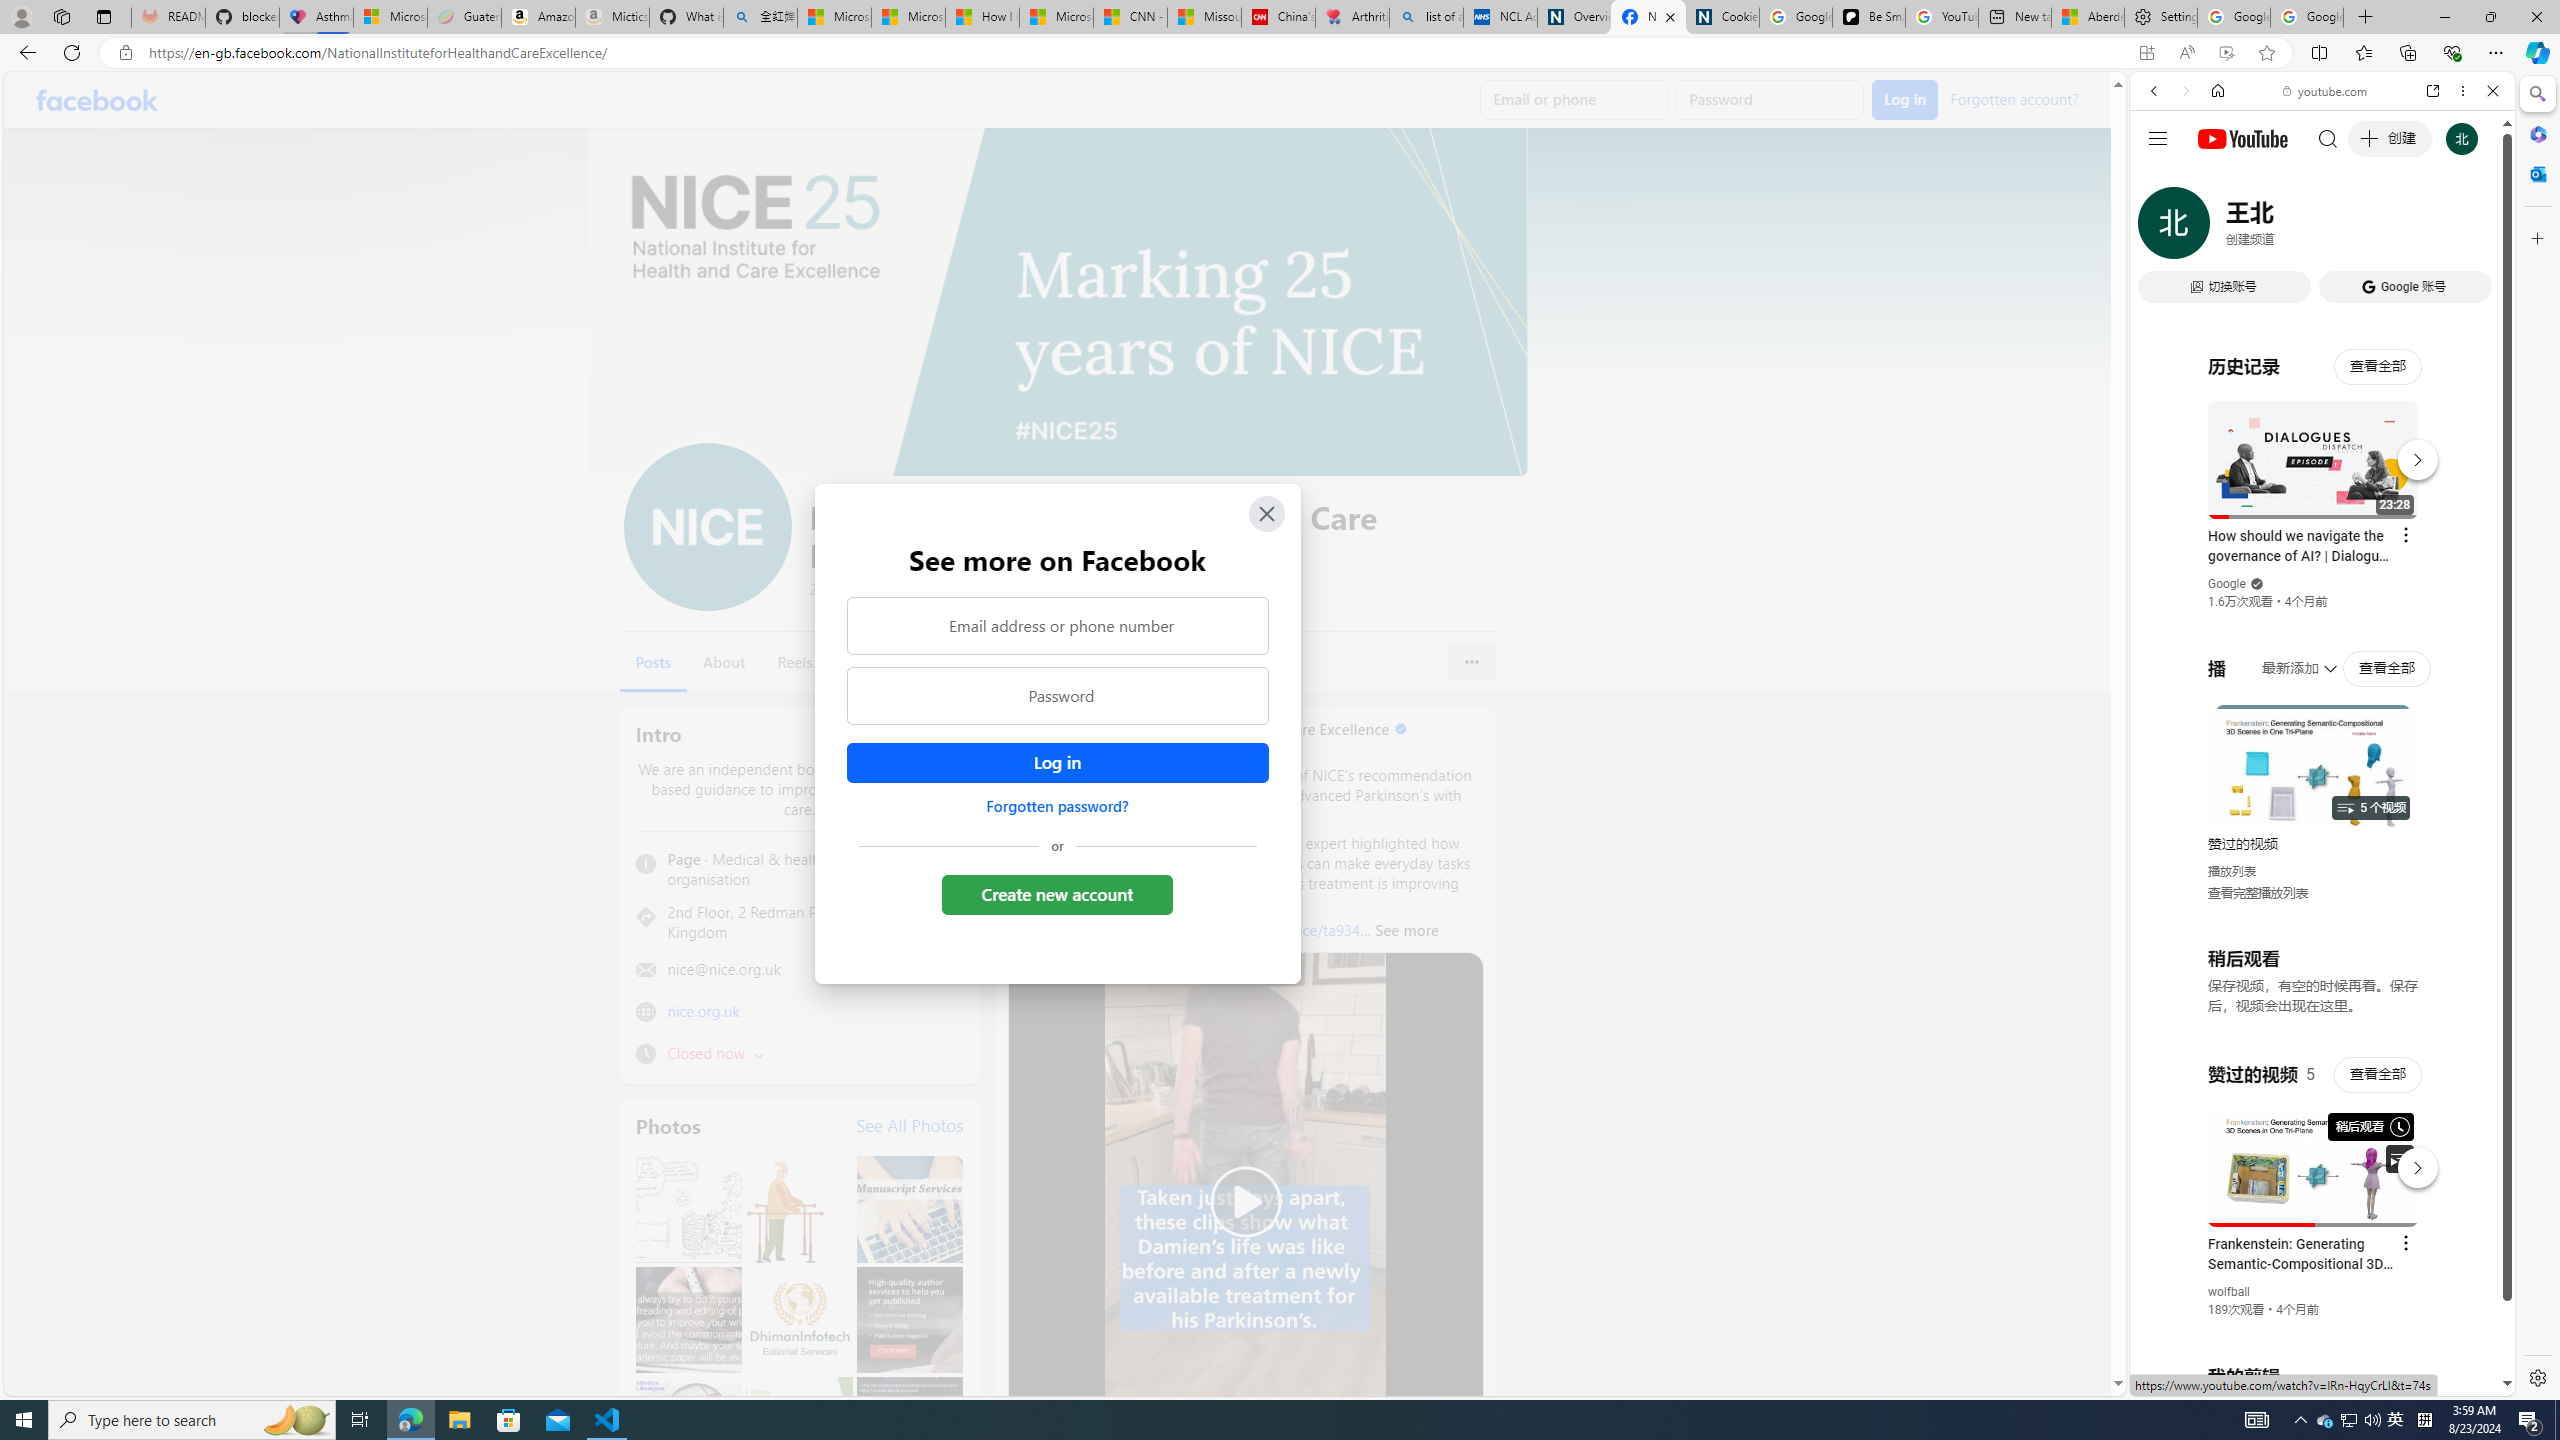 The image size is (2560, 1440). Describe the element at coordinates (97, 99) in the screenshot. I see `'Facebook'` at that location.